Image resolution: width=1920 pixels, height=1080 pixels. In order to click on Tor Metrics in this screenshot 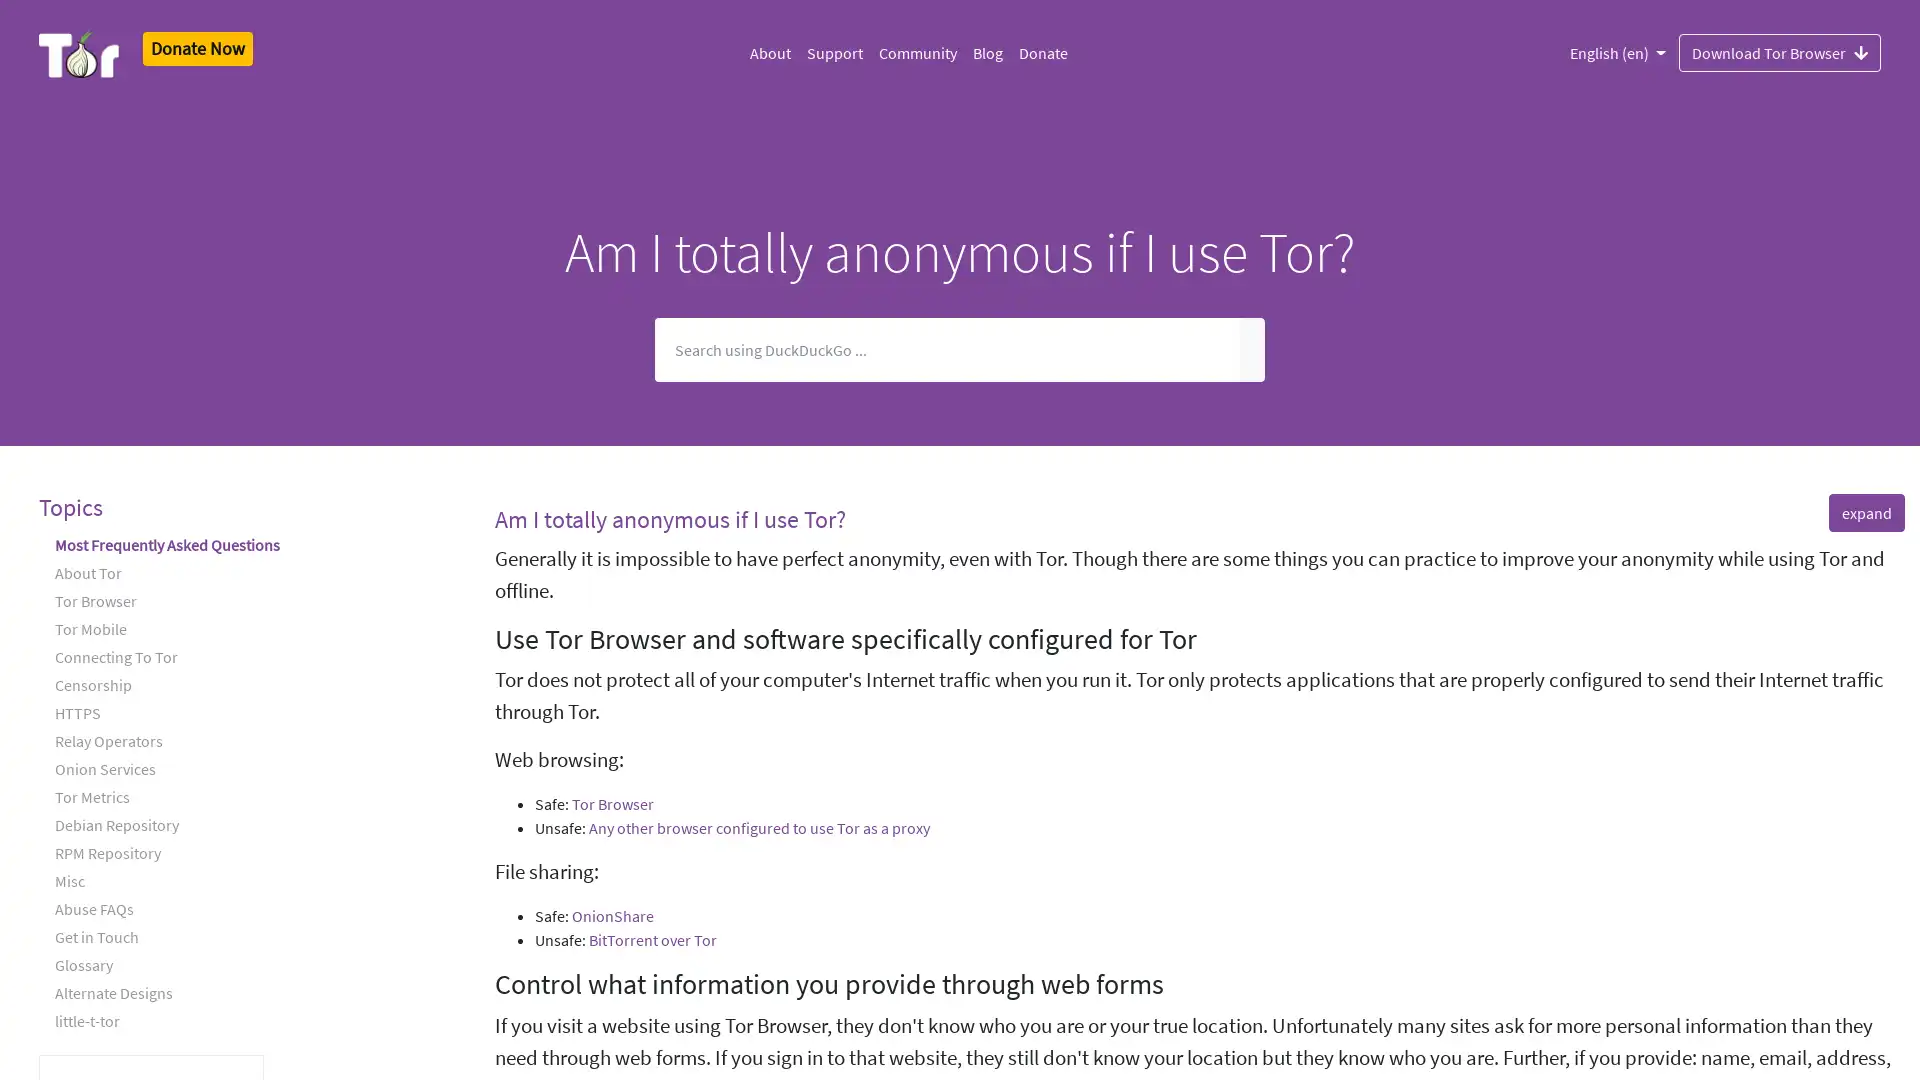, I will do `click(247, 794)`.